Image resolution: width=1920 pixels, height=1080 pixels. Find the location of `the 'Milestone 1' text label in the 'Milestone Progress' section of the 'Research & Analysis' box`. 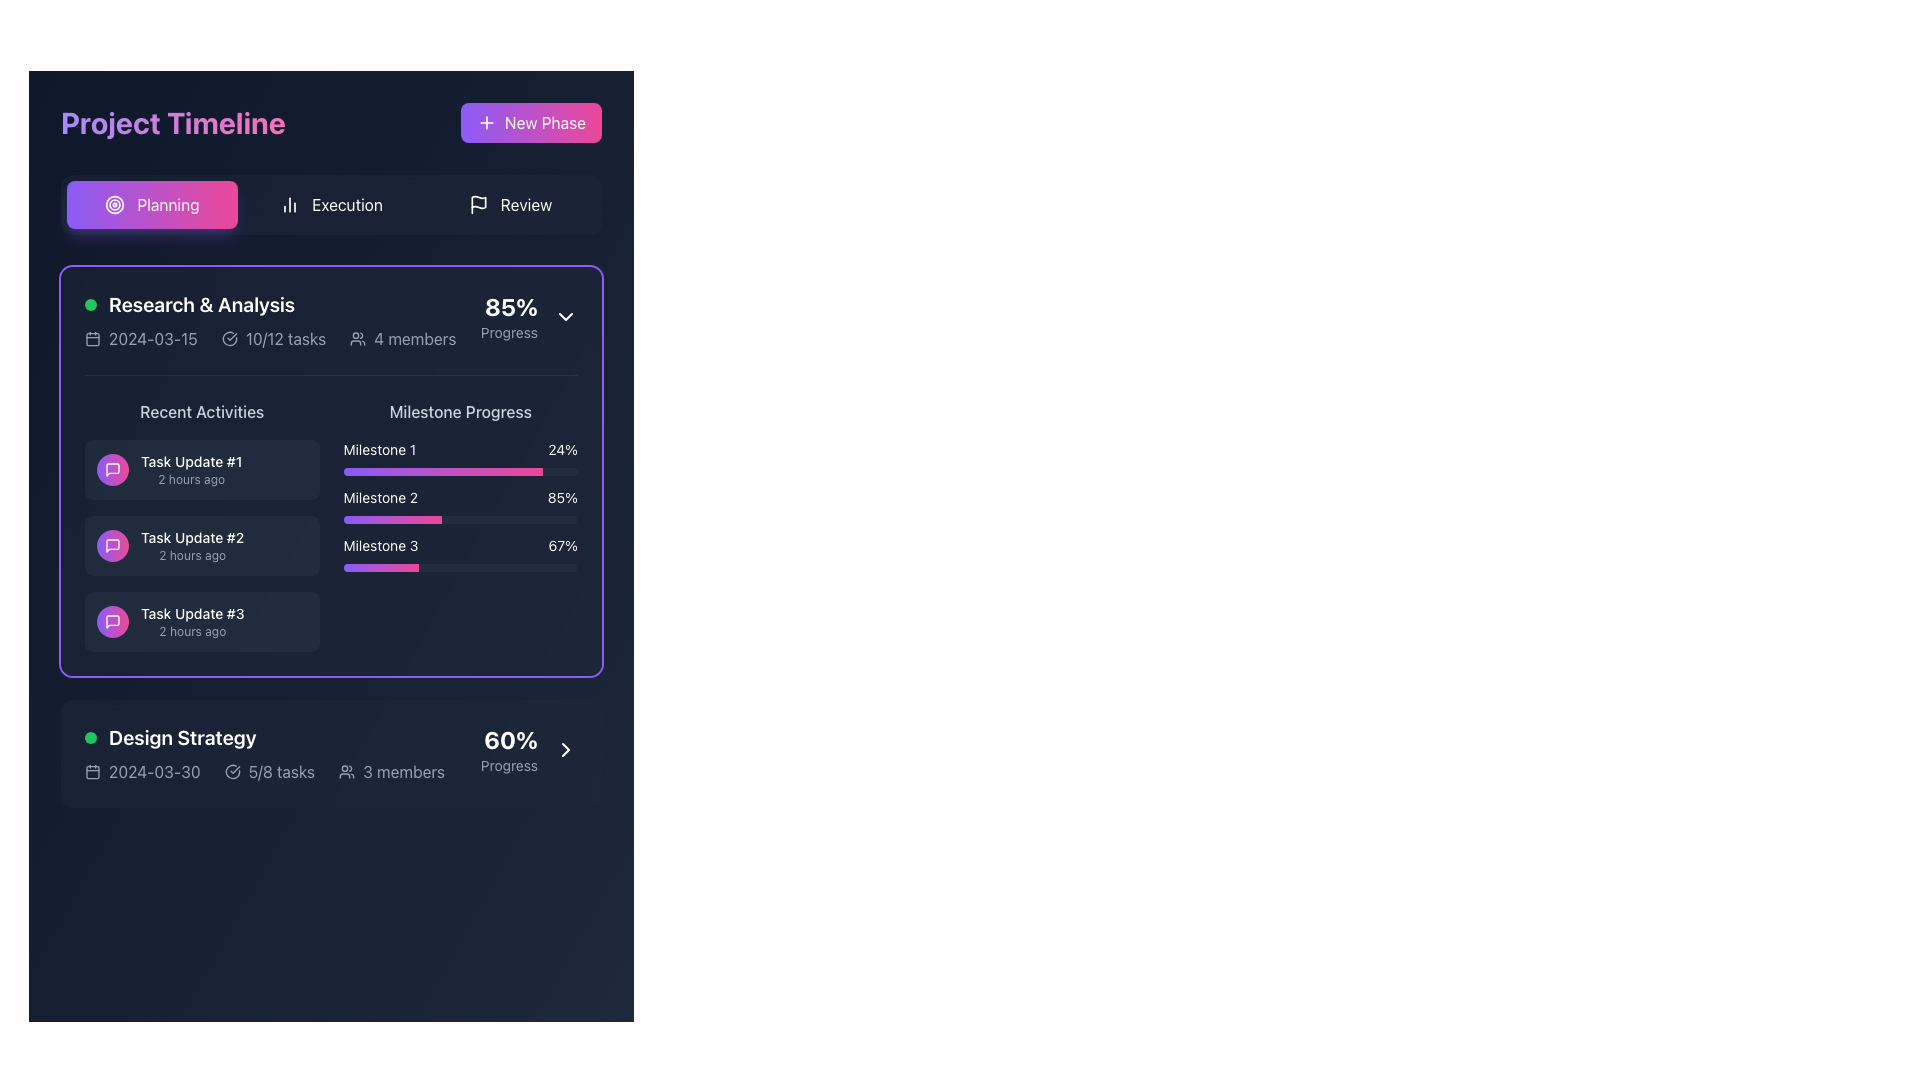

the 'Milestone 1' text label in the 'Milestone Progress' section of the 'Research & Analysis' box is located at coordinates (379, 450).